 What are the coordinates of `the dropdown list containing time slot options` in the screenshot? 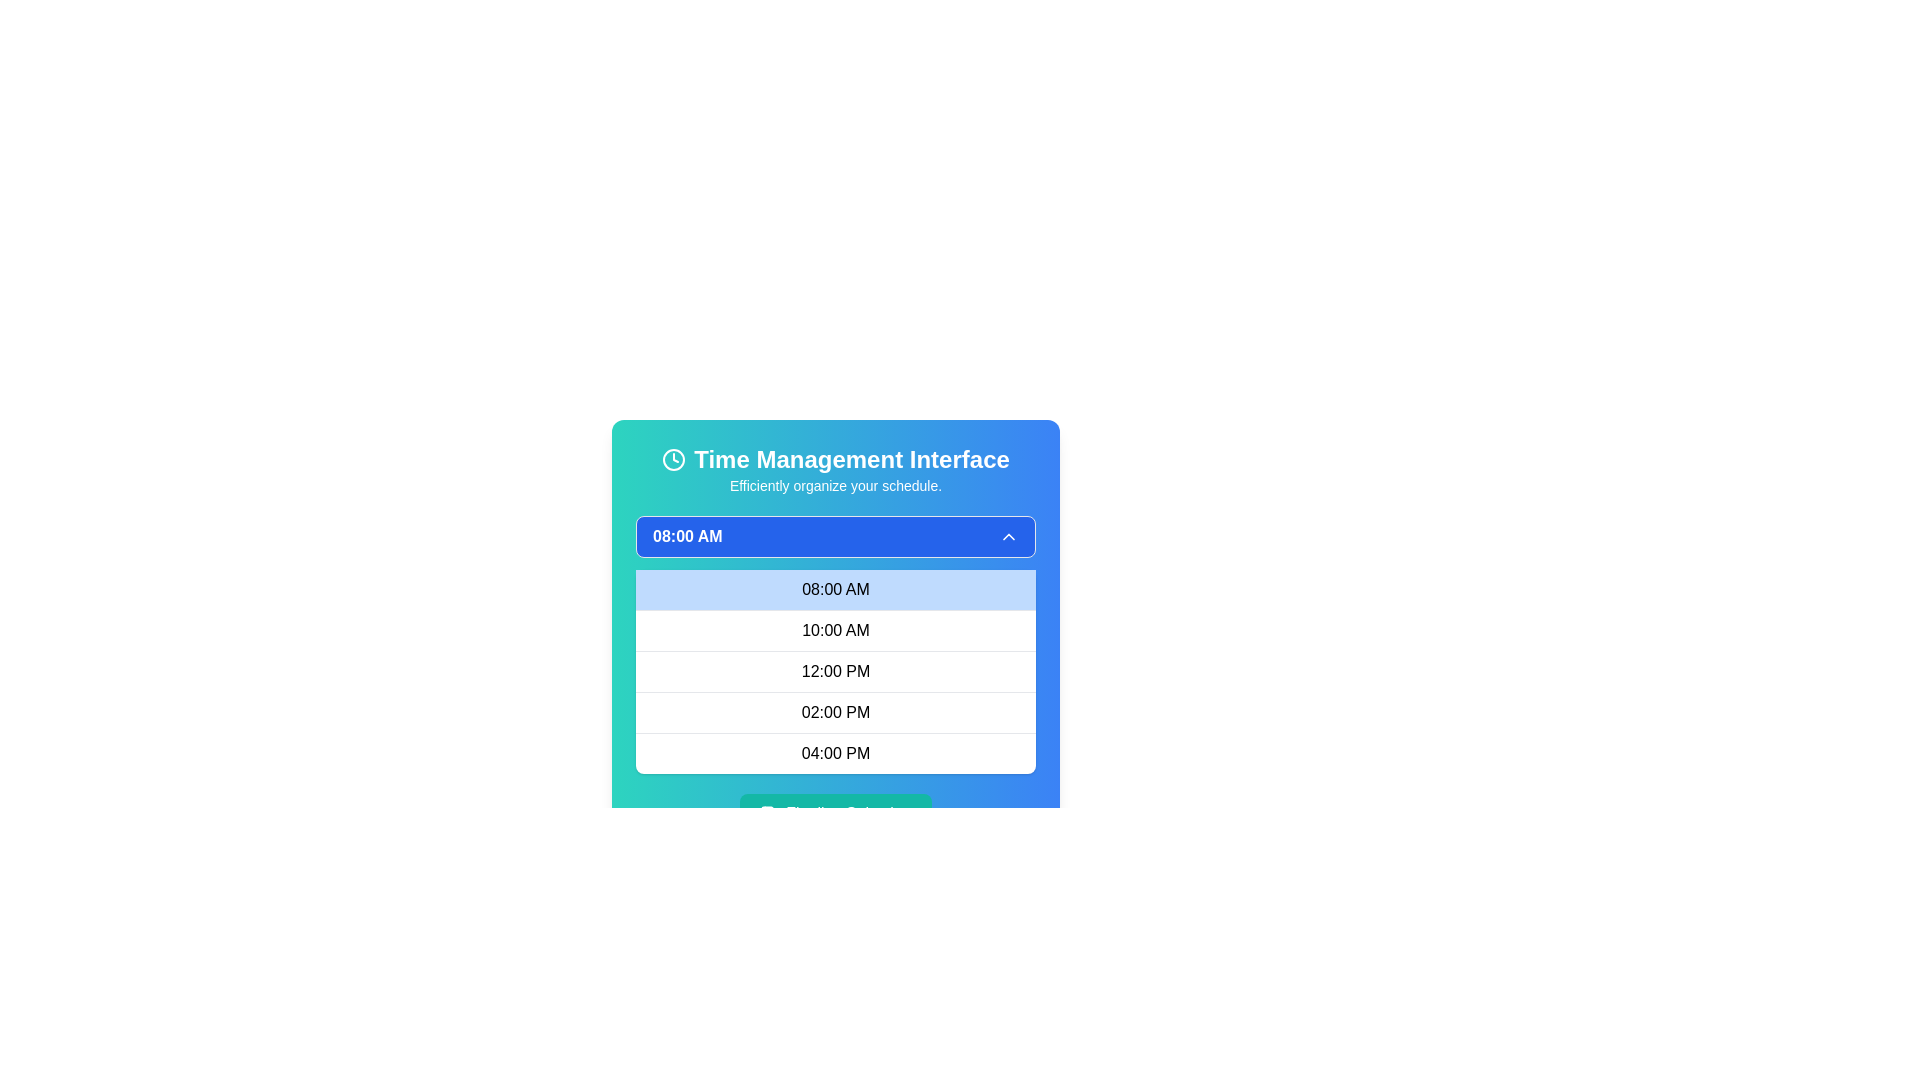 It's located at (835, 671).